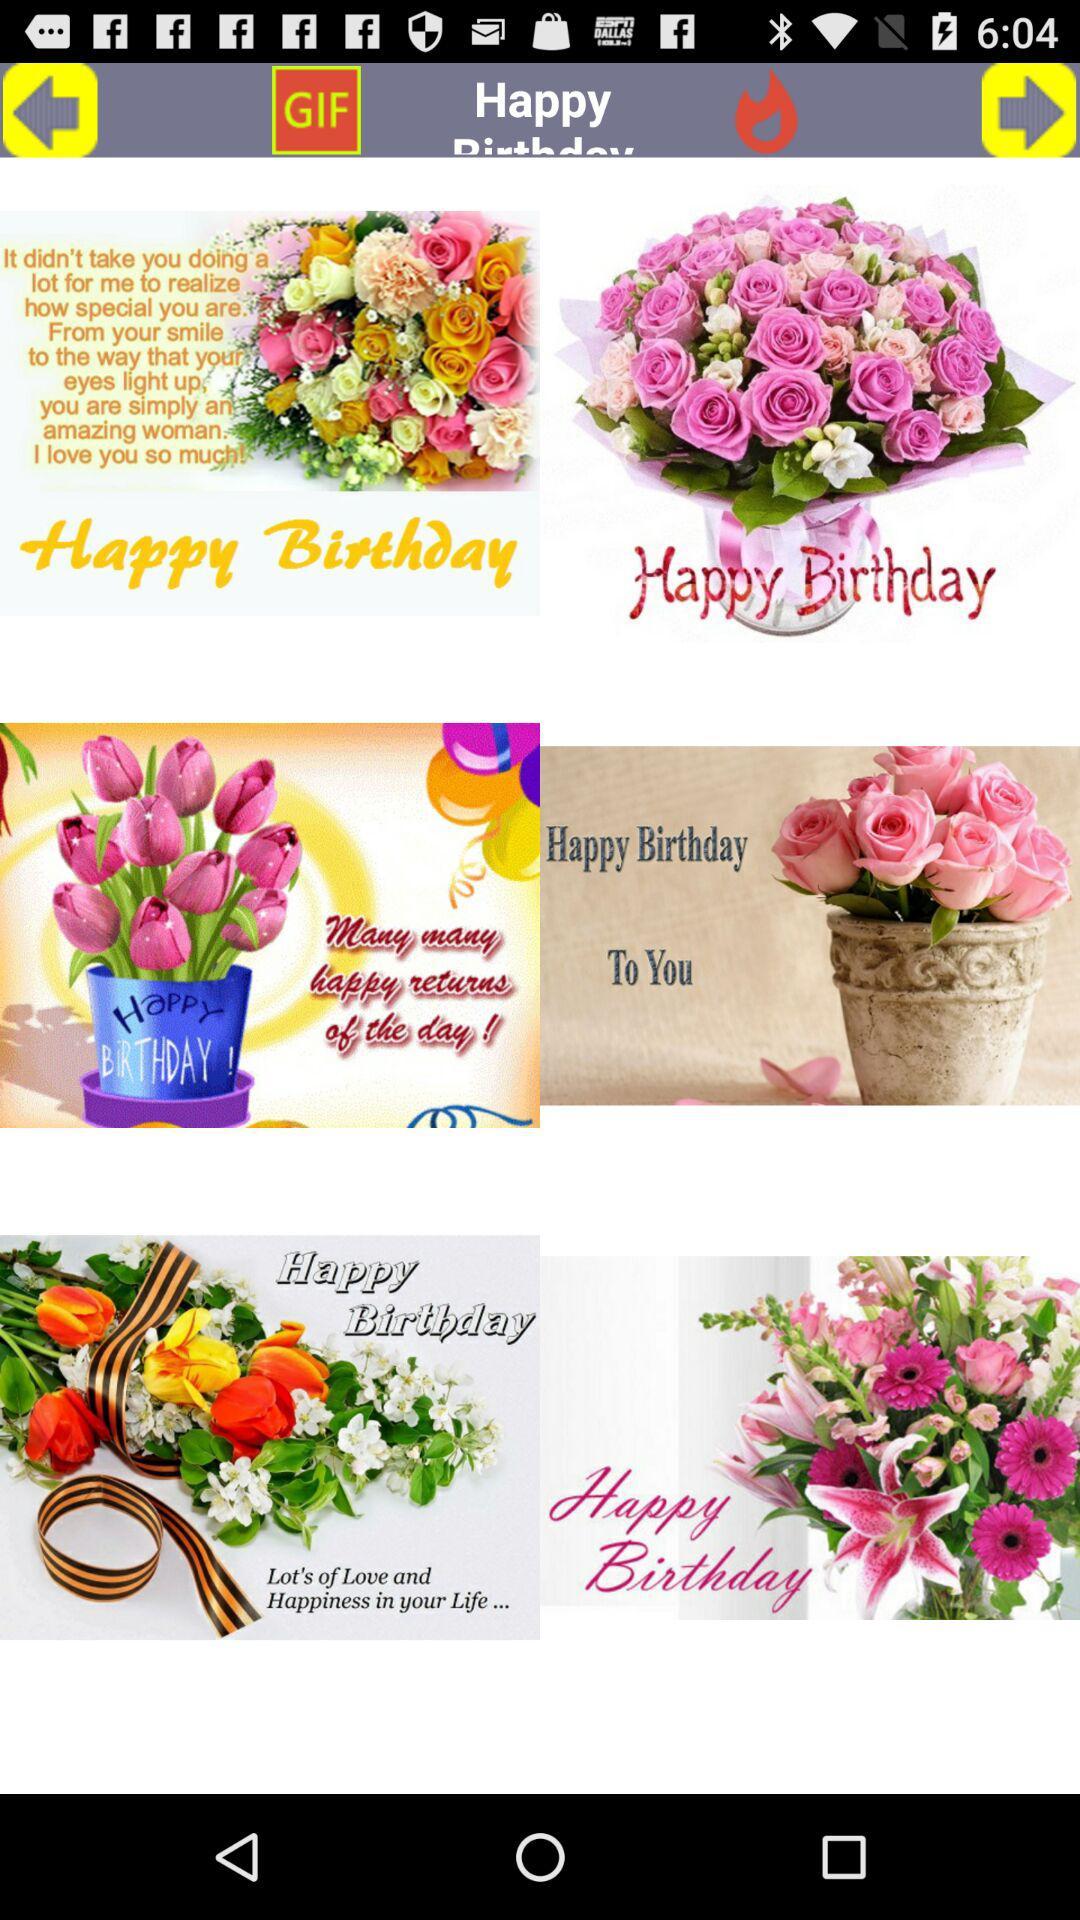 This screenshot has width=1080, height=1920. What do you see at coordinates (810, 1437) in the screenshot?
I see `the bottom right image` at bounding box center [810, 1437].